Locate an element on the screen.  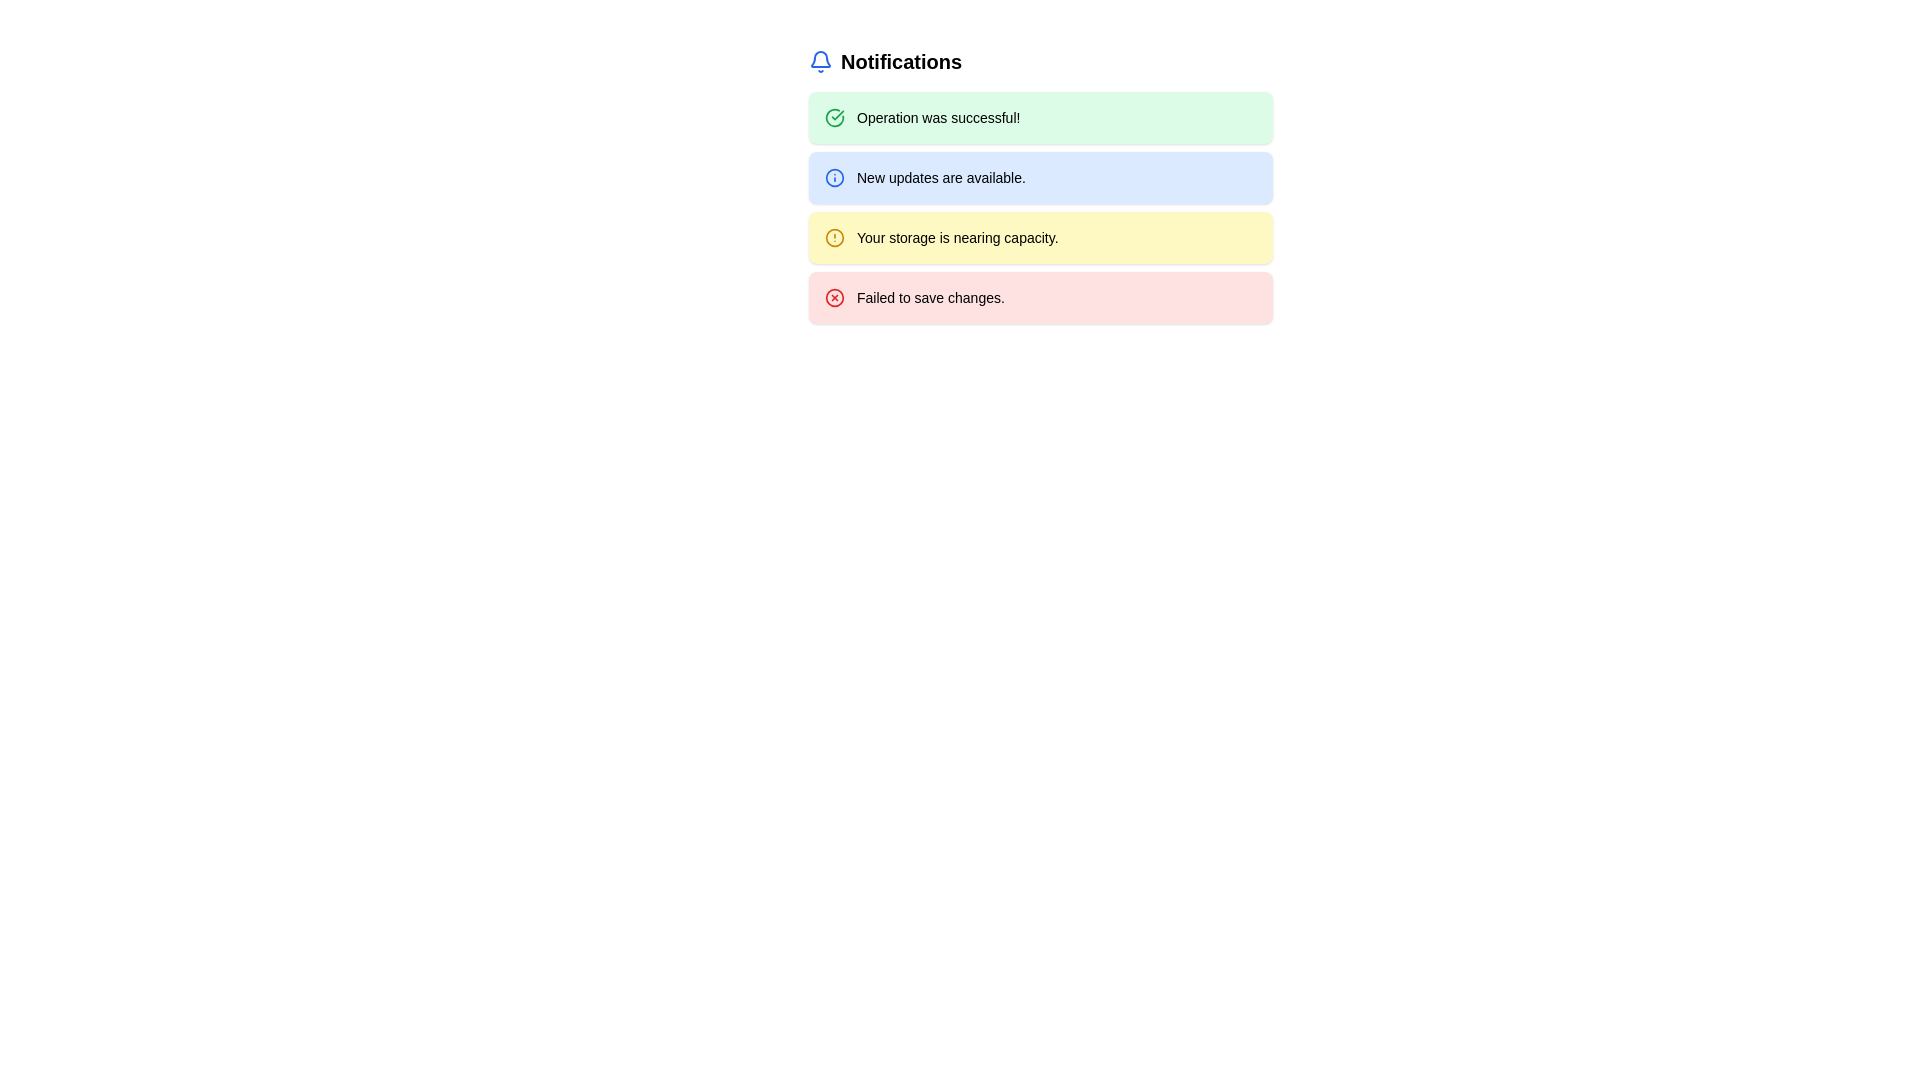
the upper part of the blue bell icon located at the top-left corner of the interface above the heading 'Notifications' is located at coordinates (820, 58).